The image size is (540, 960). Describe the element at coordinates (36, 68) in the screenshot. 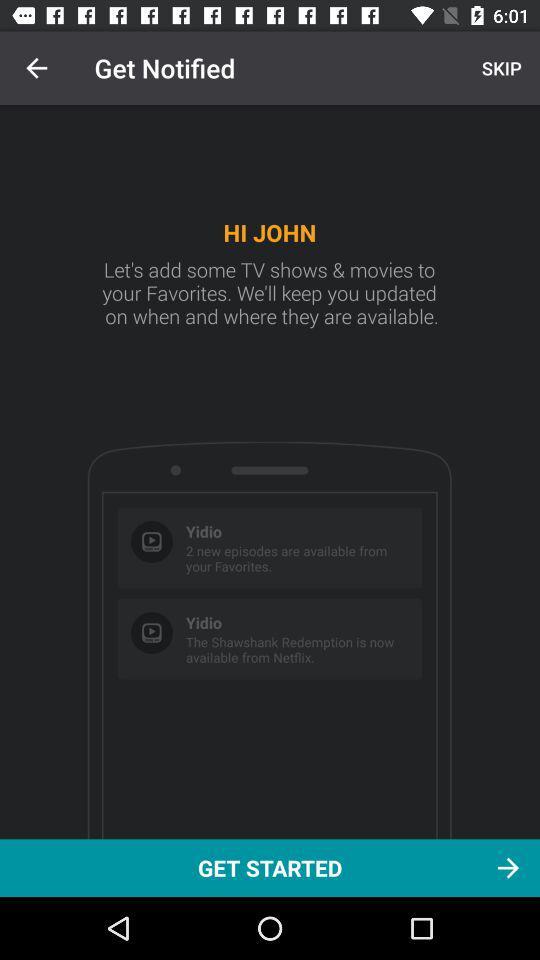

I see `the item next to the get notified icon` at that location.